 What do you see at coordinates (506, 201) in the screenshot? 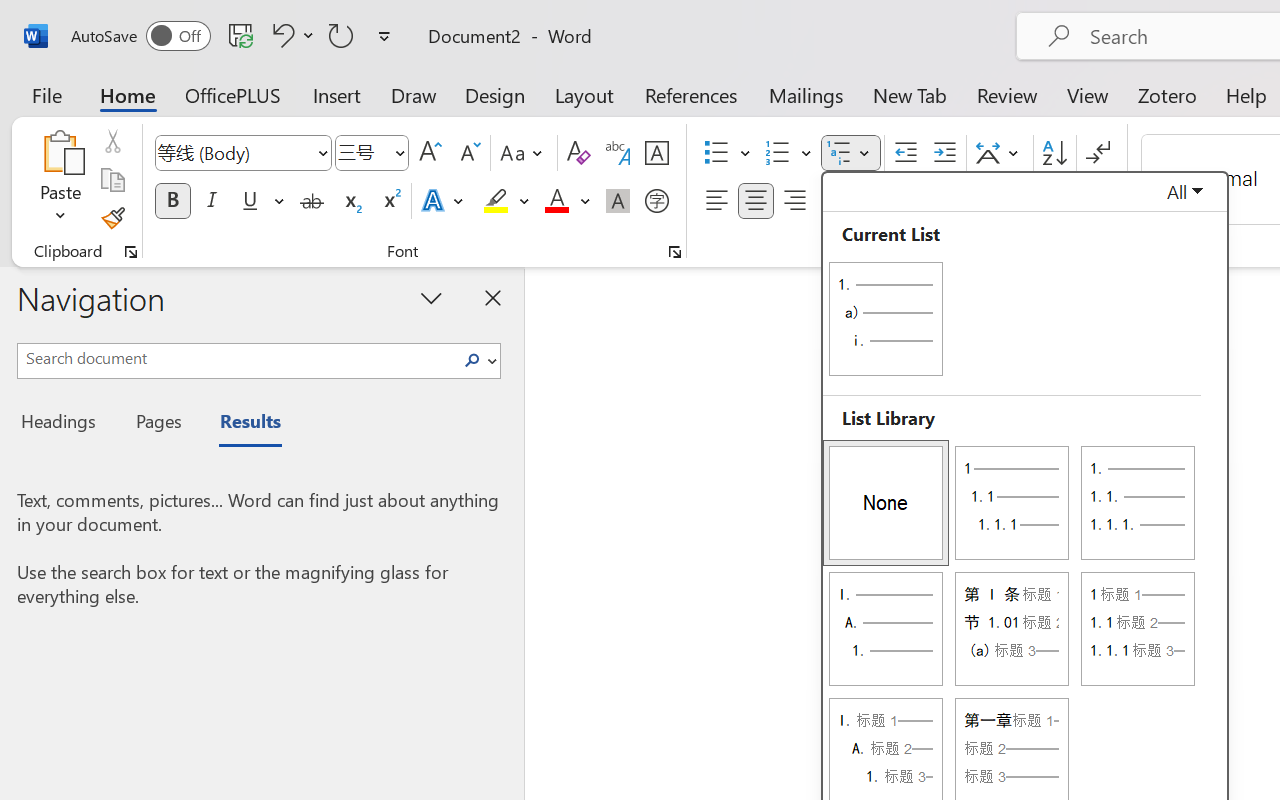
I see `'Text Highlight Color'` at bounding box center [506, 201].